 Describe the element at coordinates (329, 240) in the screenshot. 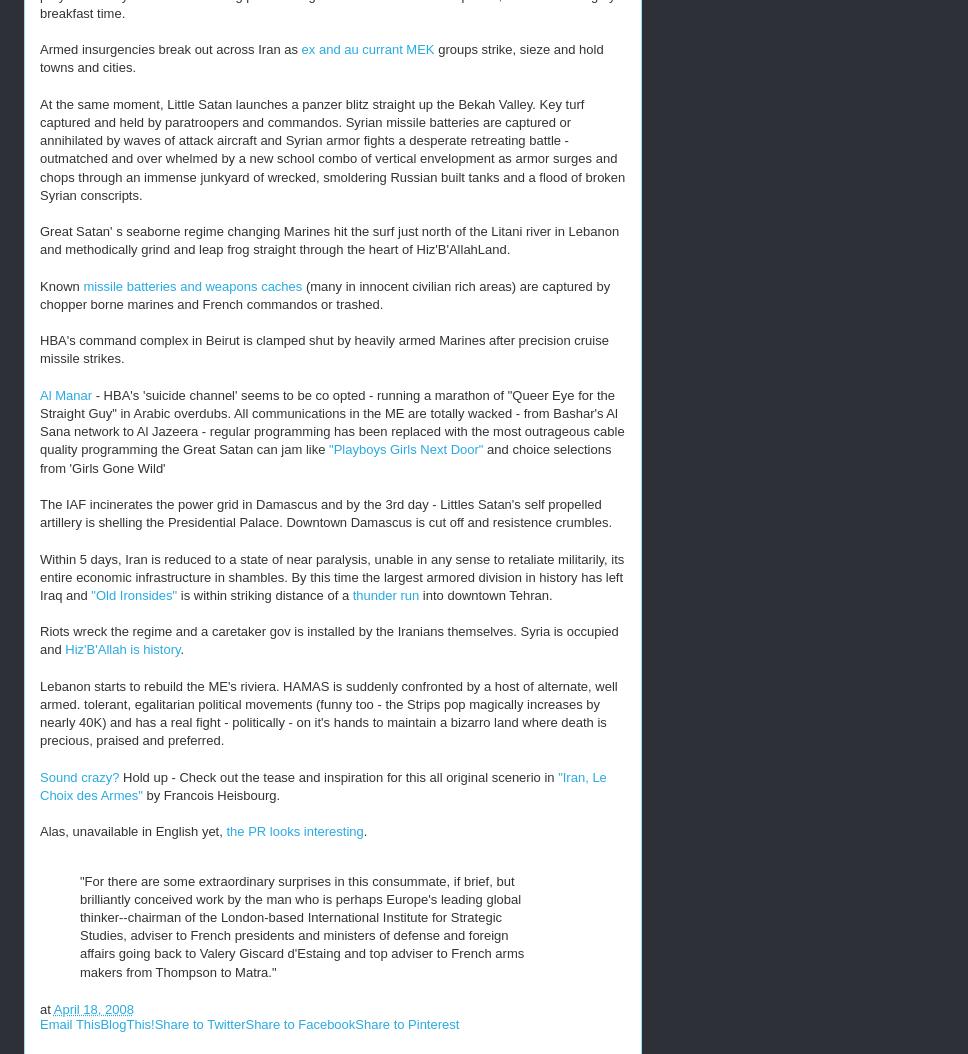

I see `'Great Satan' s seaborne regime changing Marines hit the surf just north of the Litani river in Lebanon and methodically grind and leap frog straight through the heart of Hiz'B'AllahLand.'` at that location.